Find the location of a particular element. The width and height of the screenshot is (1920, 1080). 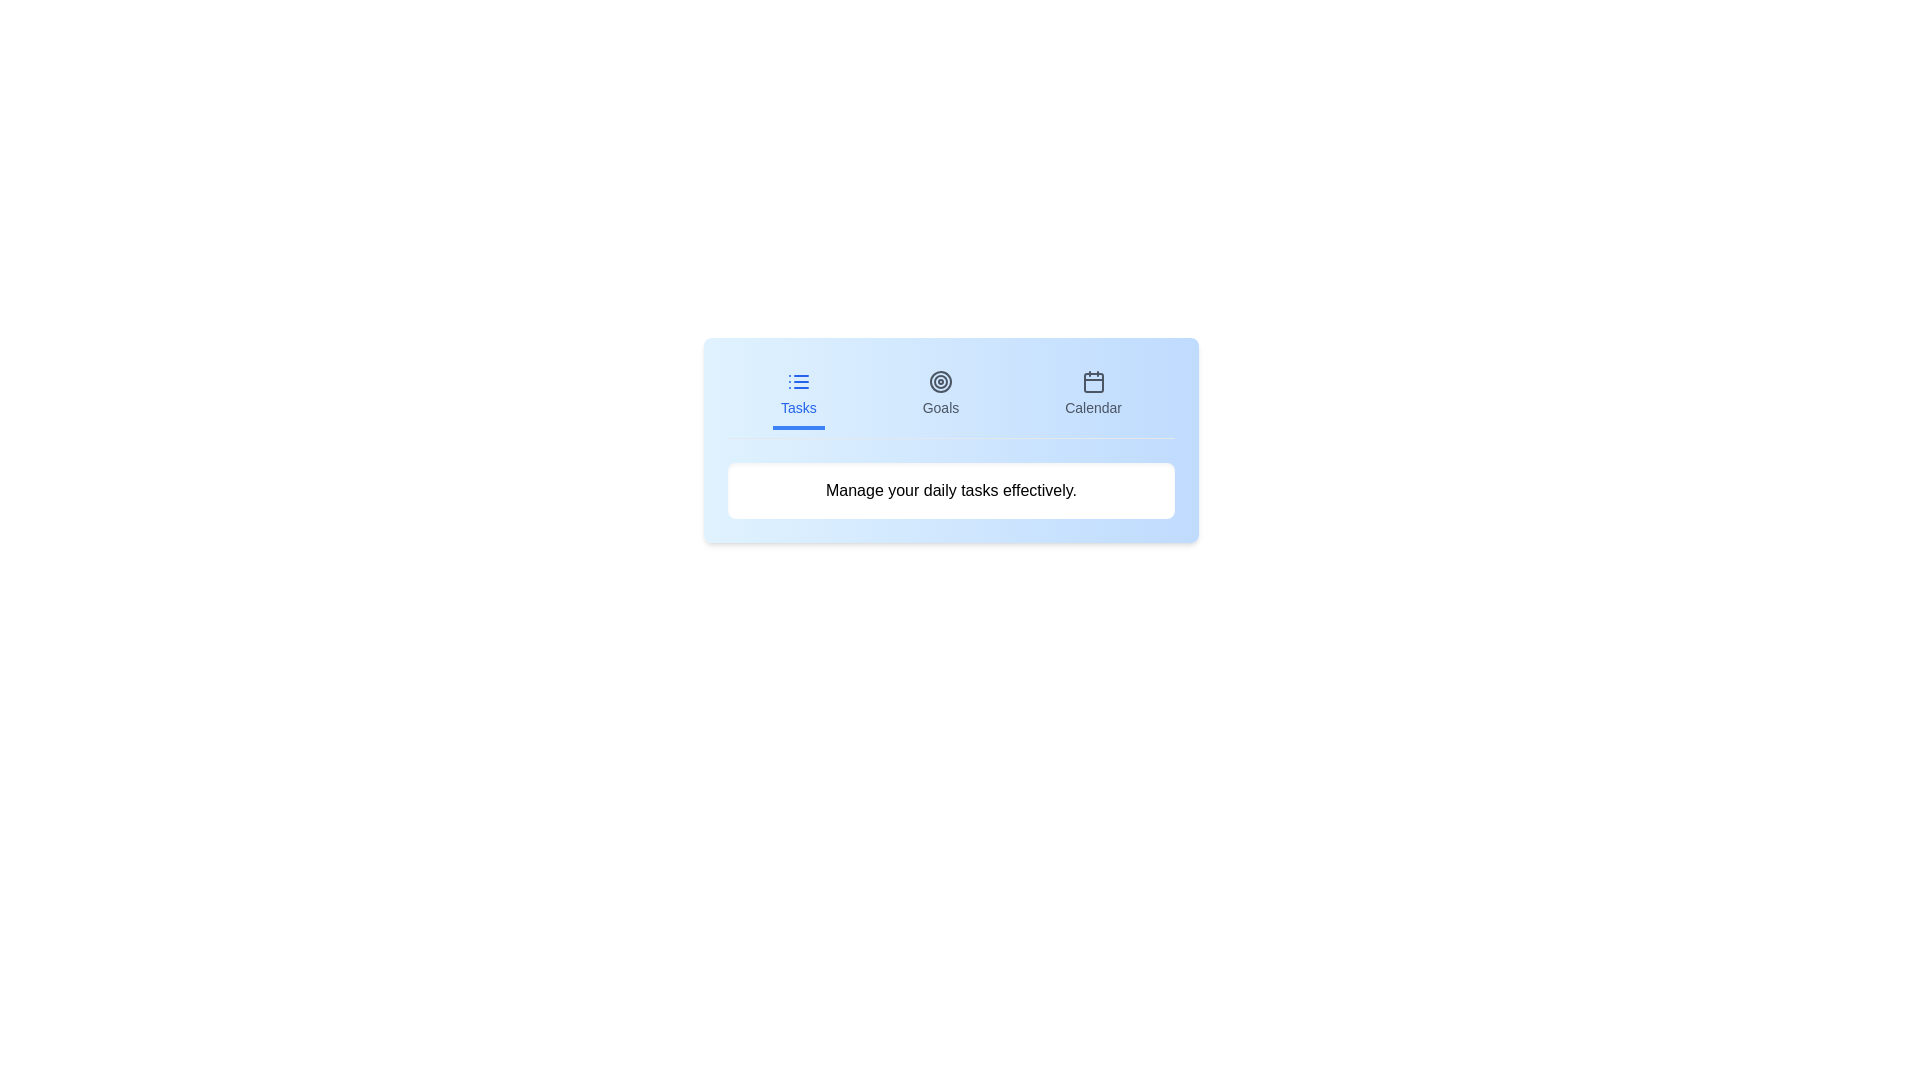

the Calendar tab by clicking on its title or icon is located at coordinates (1092, 396).